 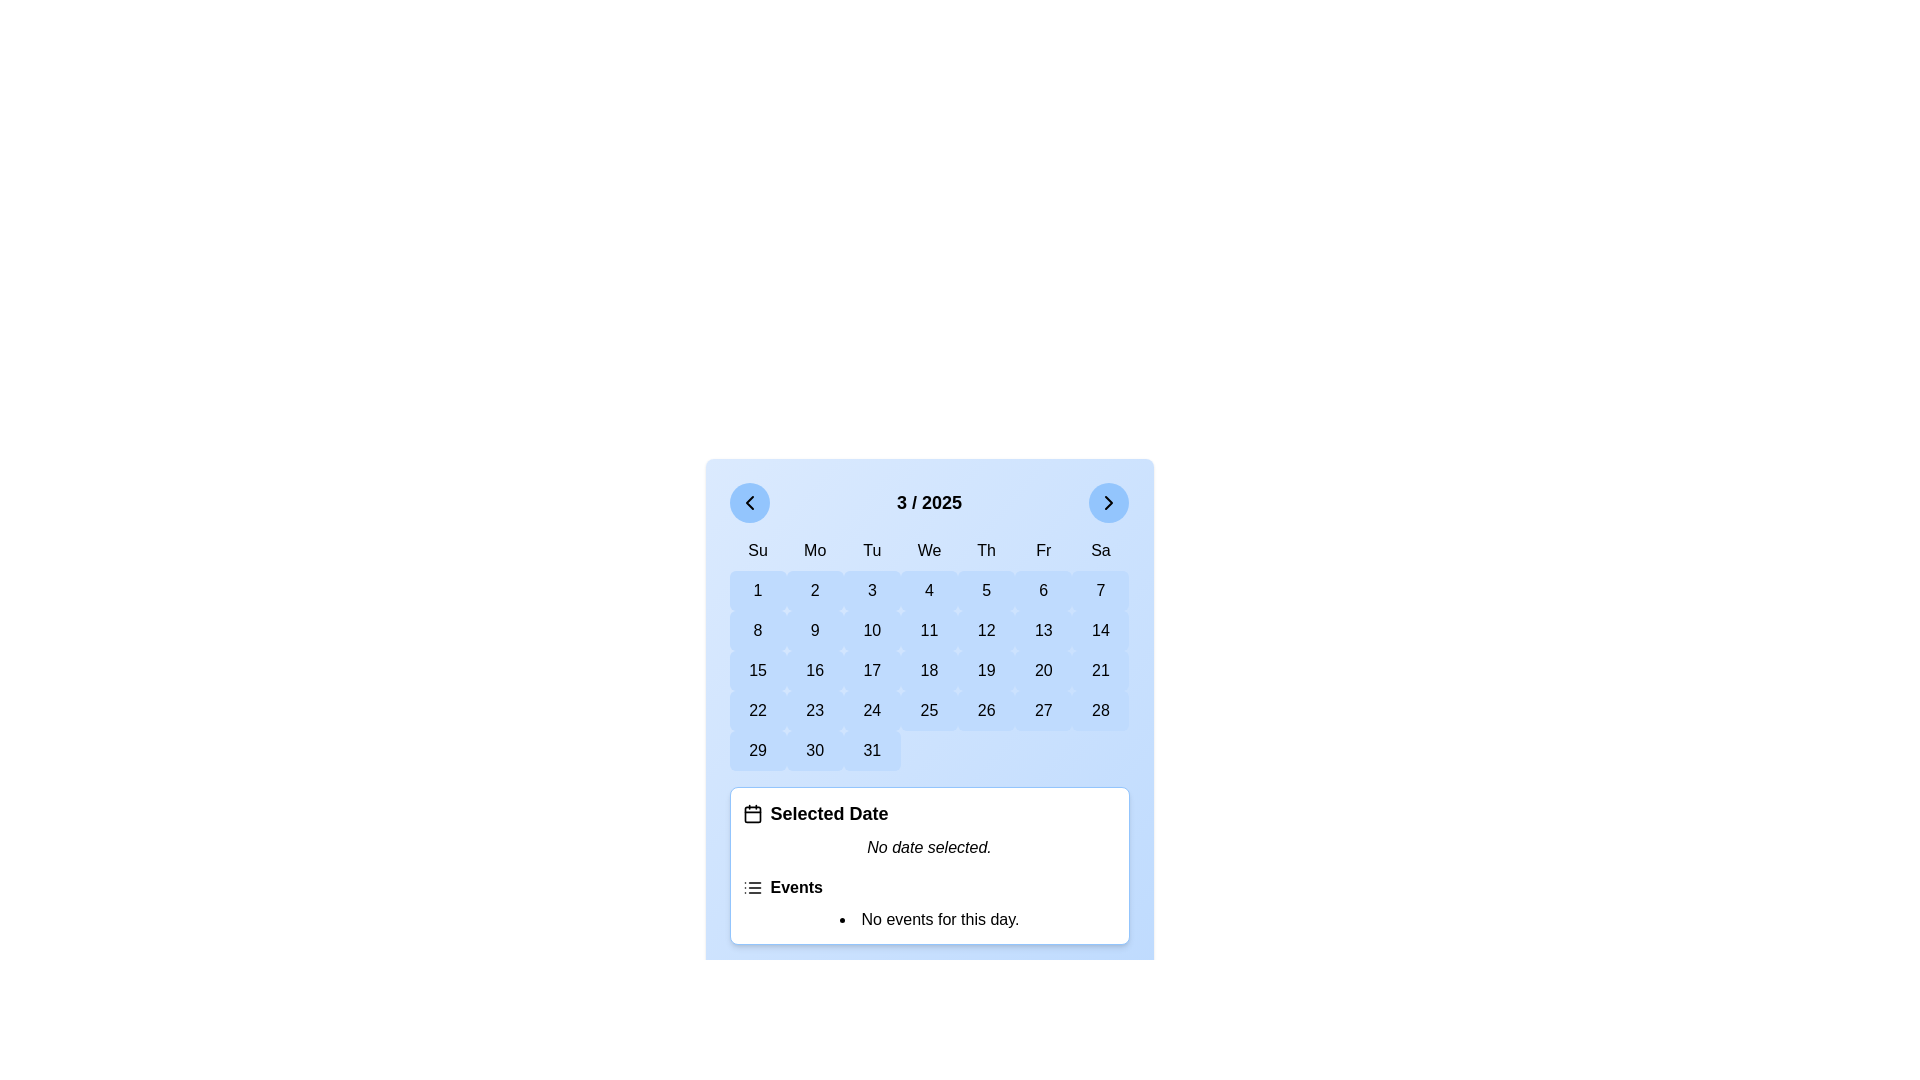 What do you see at coordinates (872, 671) in the screenshot?
I see `the button representing the date '17th' in the March 2025 calendar` at bounding box center [872, 671].